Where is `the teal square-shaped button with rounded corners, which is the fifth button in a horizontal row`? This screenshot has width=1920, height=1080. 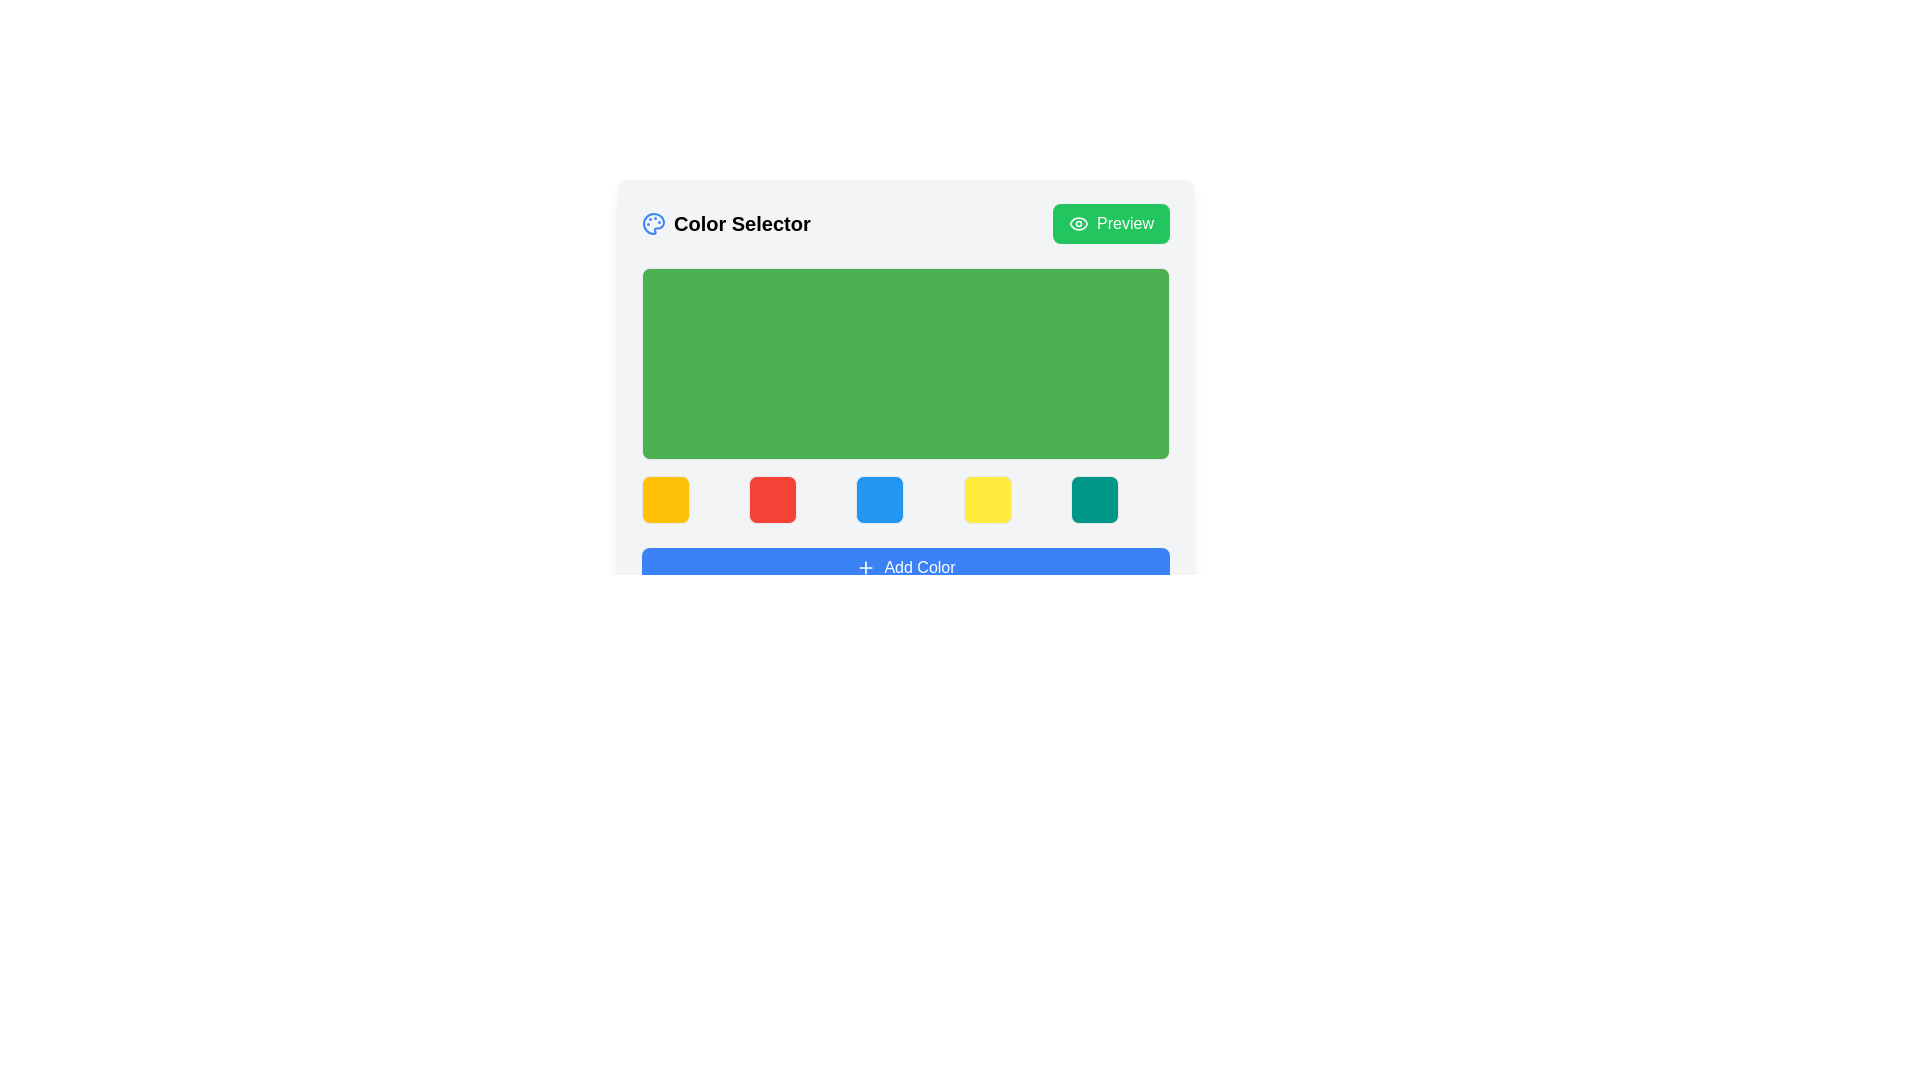
the teal square-shaped button with rounded corners, which is the fifth button in a horizontal row is located at coordinates (1093, 499).